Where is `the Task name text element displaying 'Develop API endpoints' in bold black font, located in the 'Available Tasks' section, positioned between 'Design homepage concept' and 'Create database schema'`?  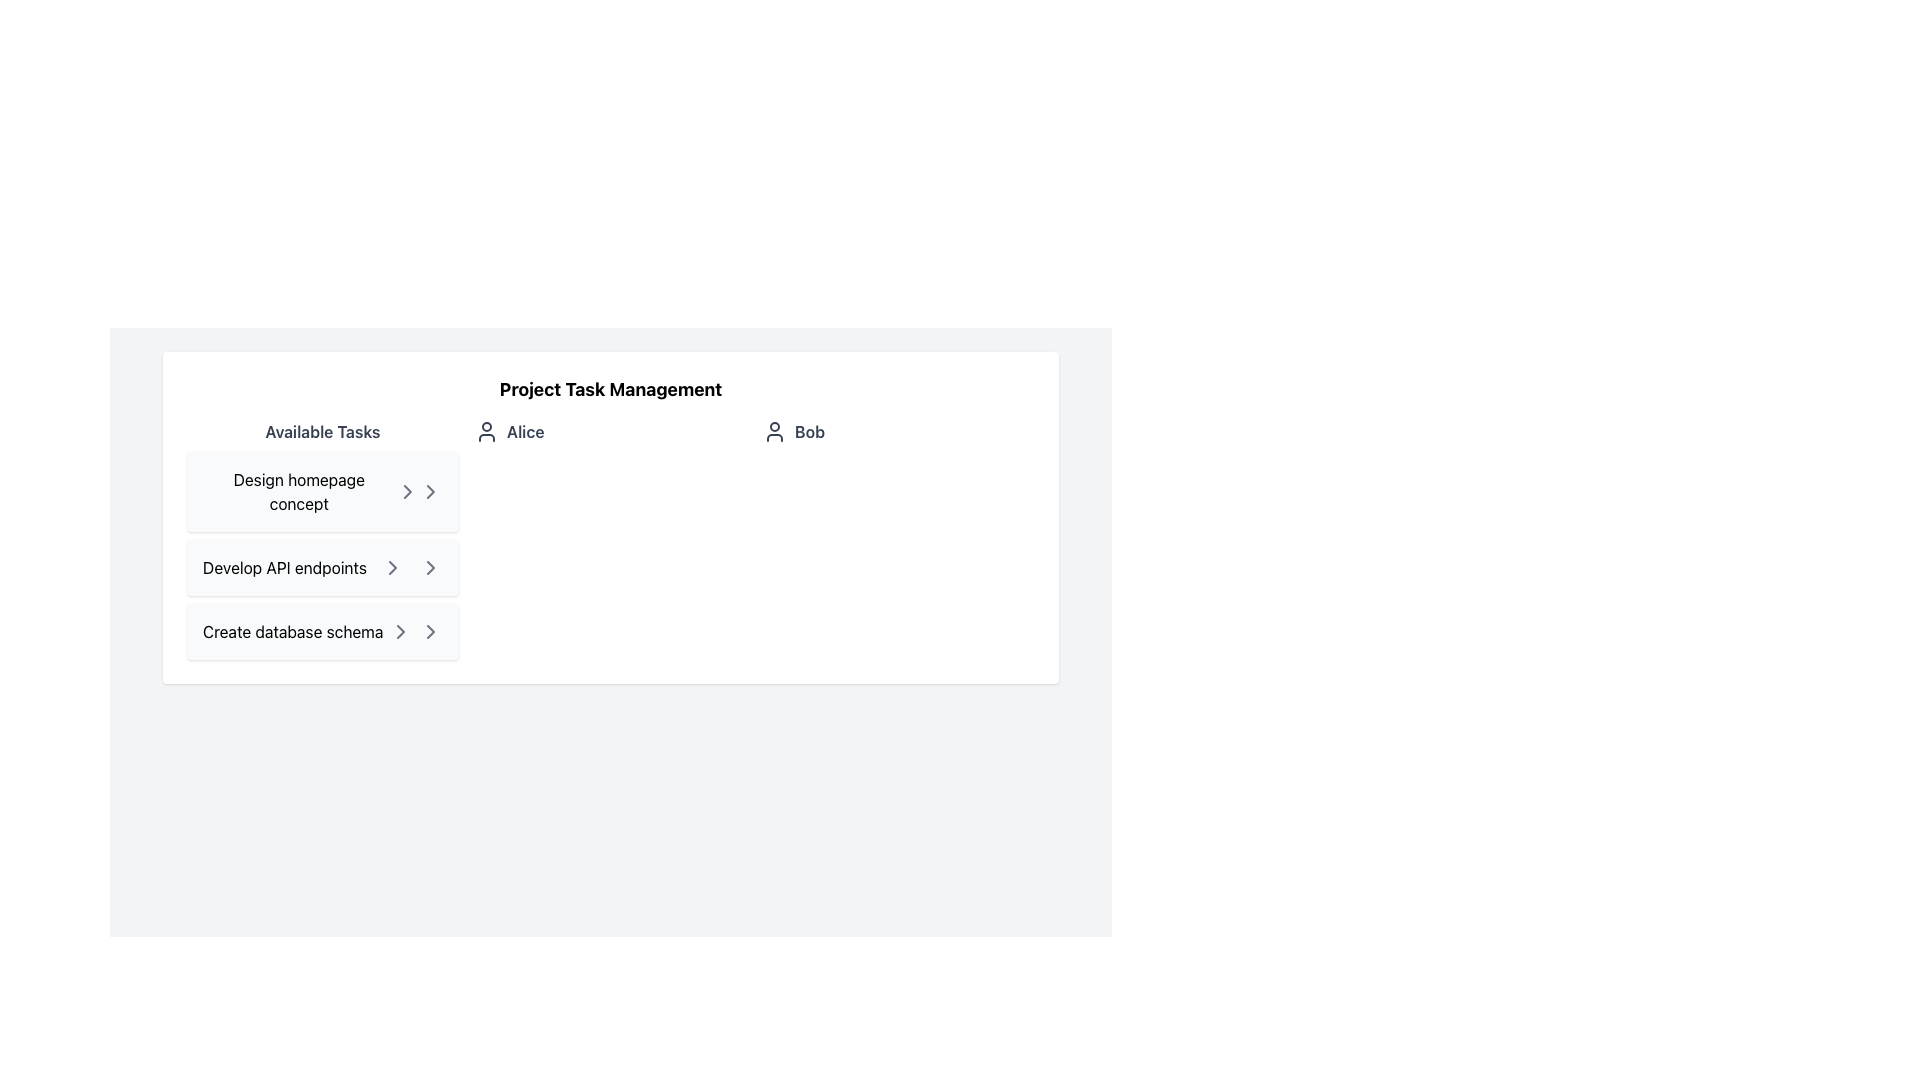 the Task name text element displaying 'Develop API endpoints' in bold black font, located in the 'Available Tasks' section, positioned between 'Design homepage concept' and 'Create database schema' is located at coordinates (283, 567).